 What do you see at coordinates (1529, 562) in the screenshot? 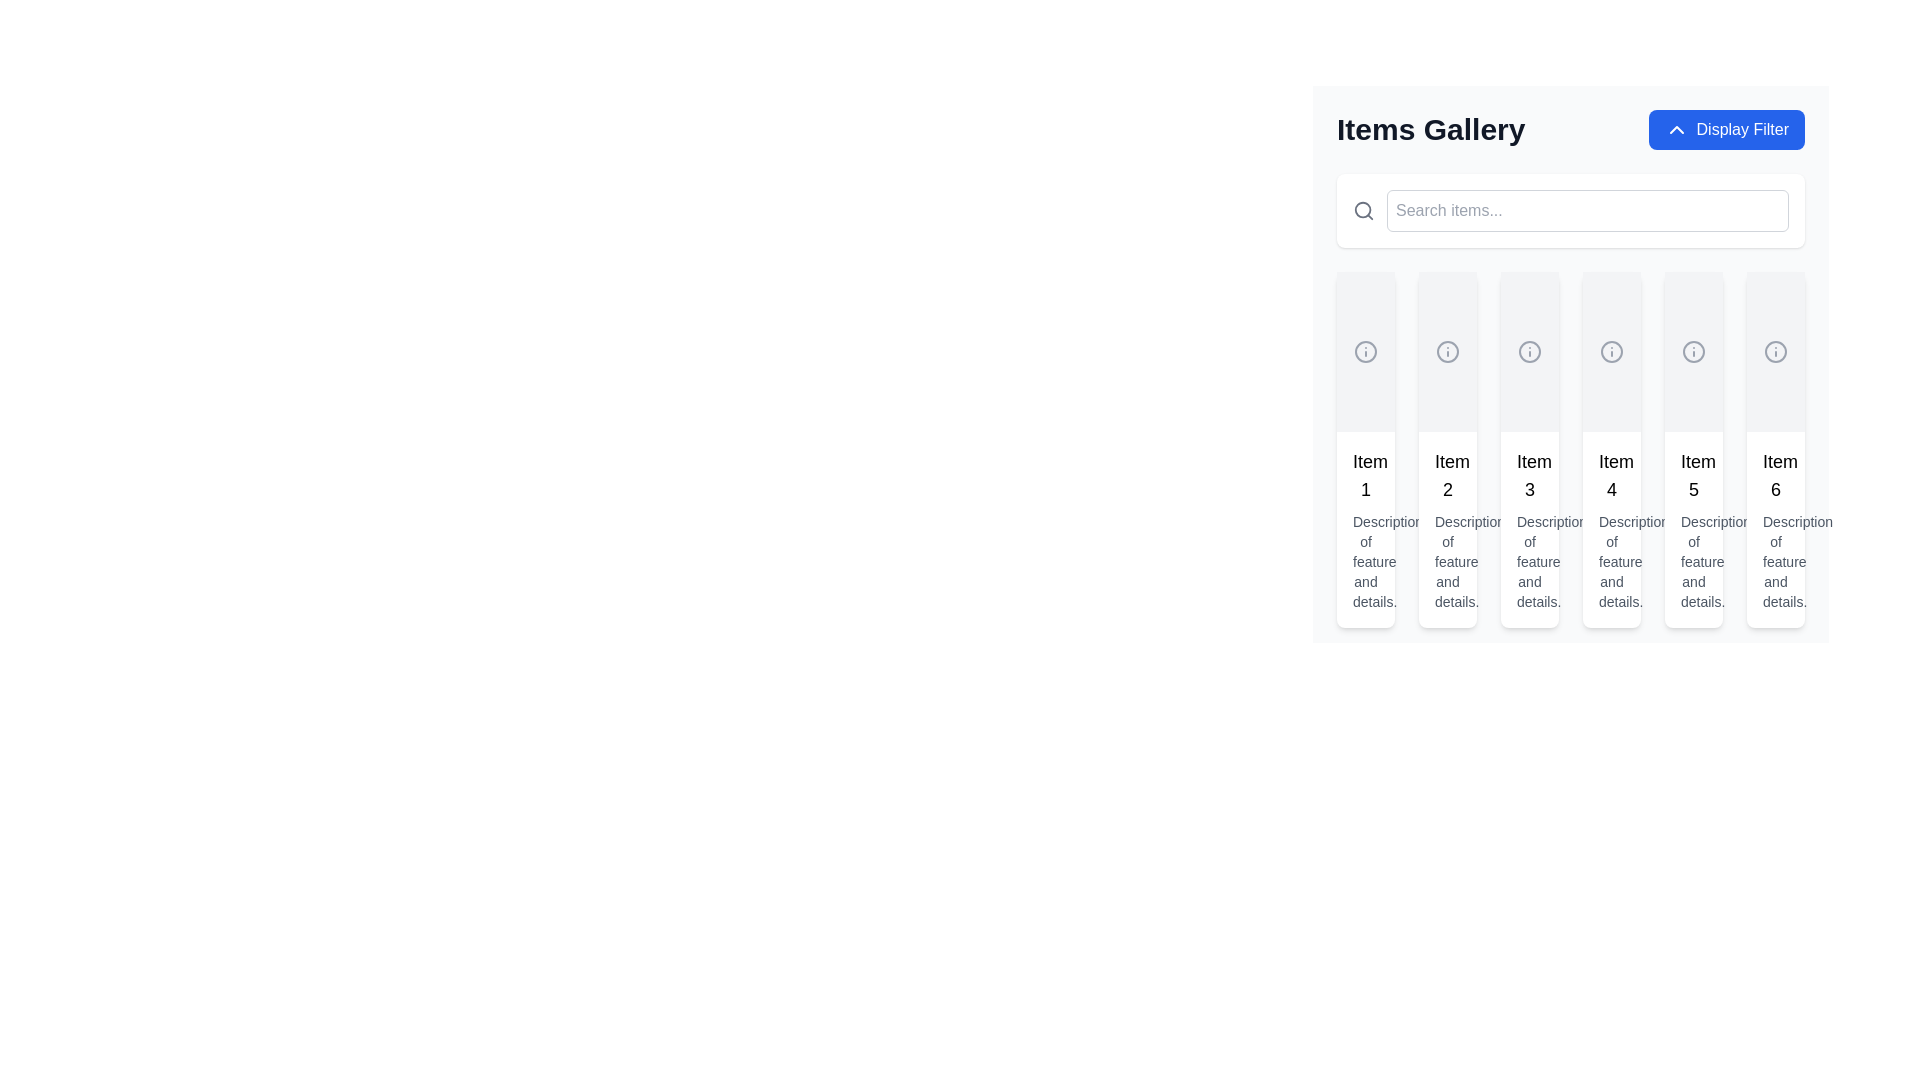
I see `text block displaying 'Description of feature and details.' which is styled with a small font size and gray color, positioned below 'Item 3'` at bounding box center [1529, 562].